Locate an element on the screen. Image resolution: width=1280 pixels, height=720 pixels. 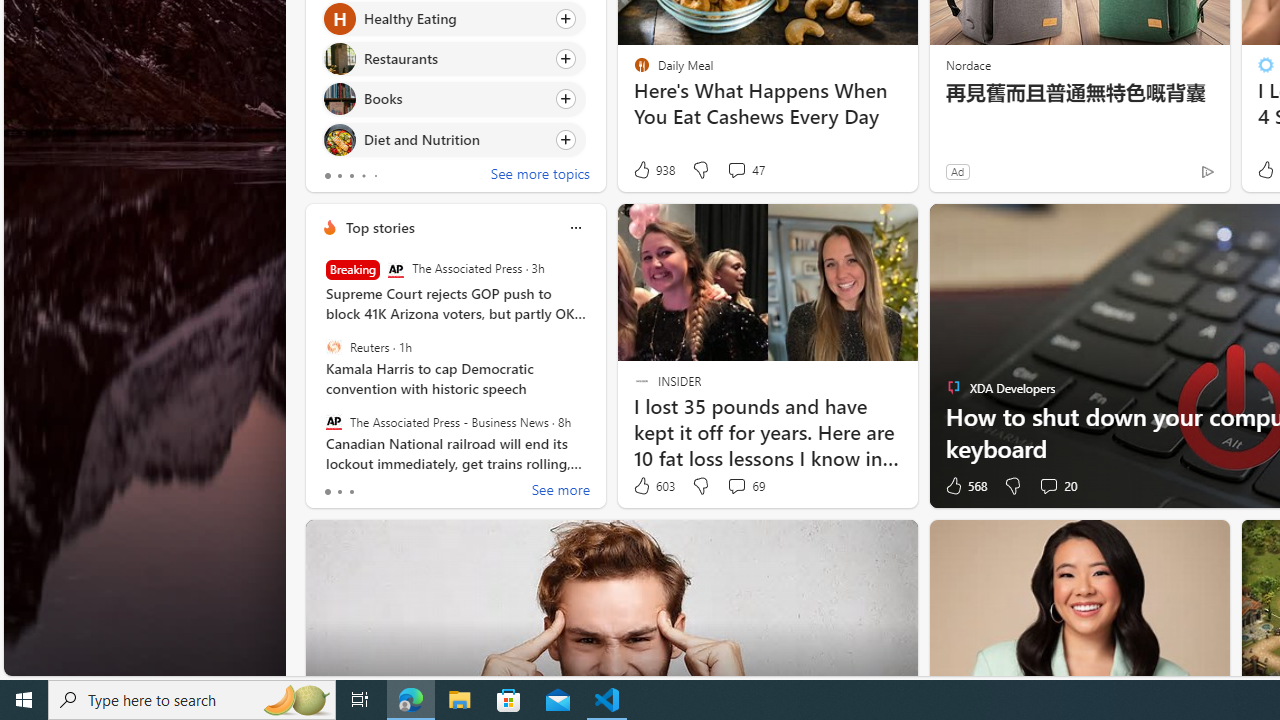
'Reuters' is located at coordinates (333, 346).